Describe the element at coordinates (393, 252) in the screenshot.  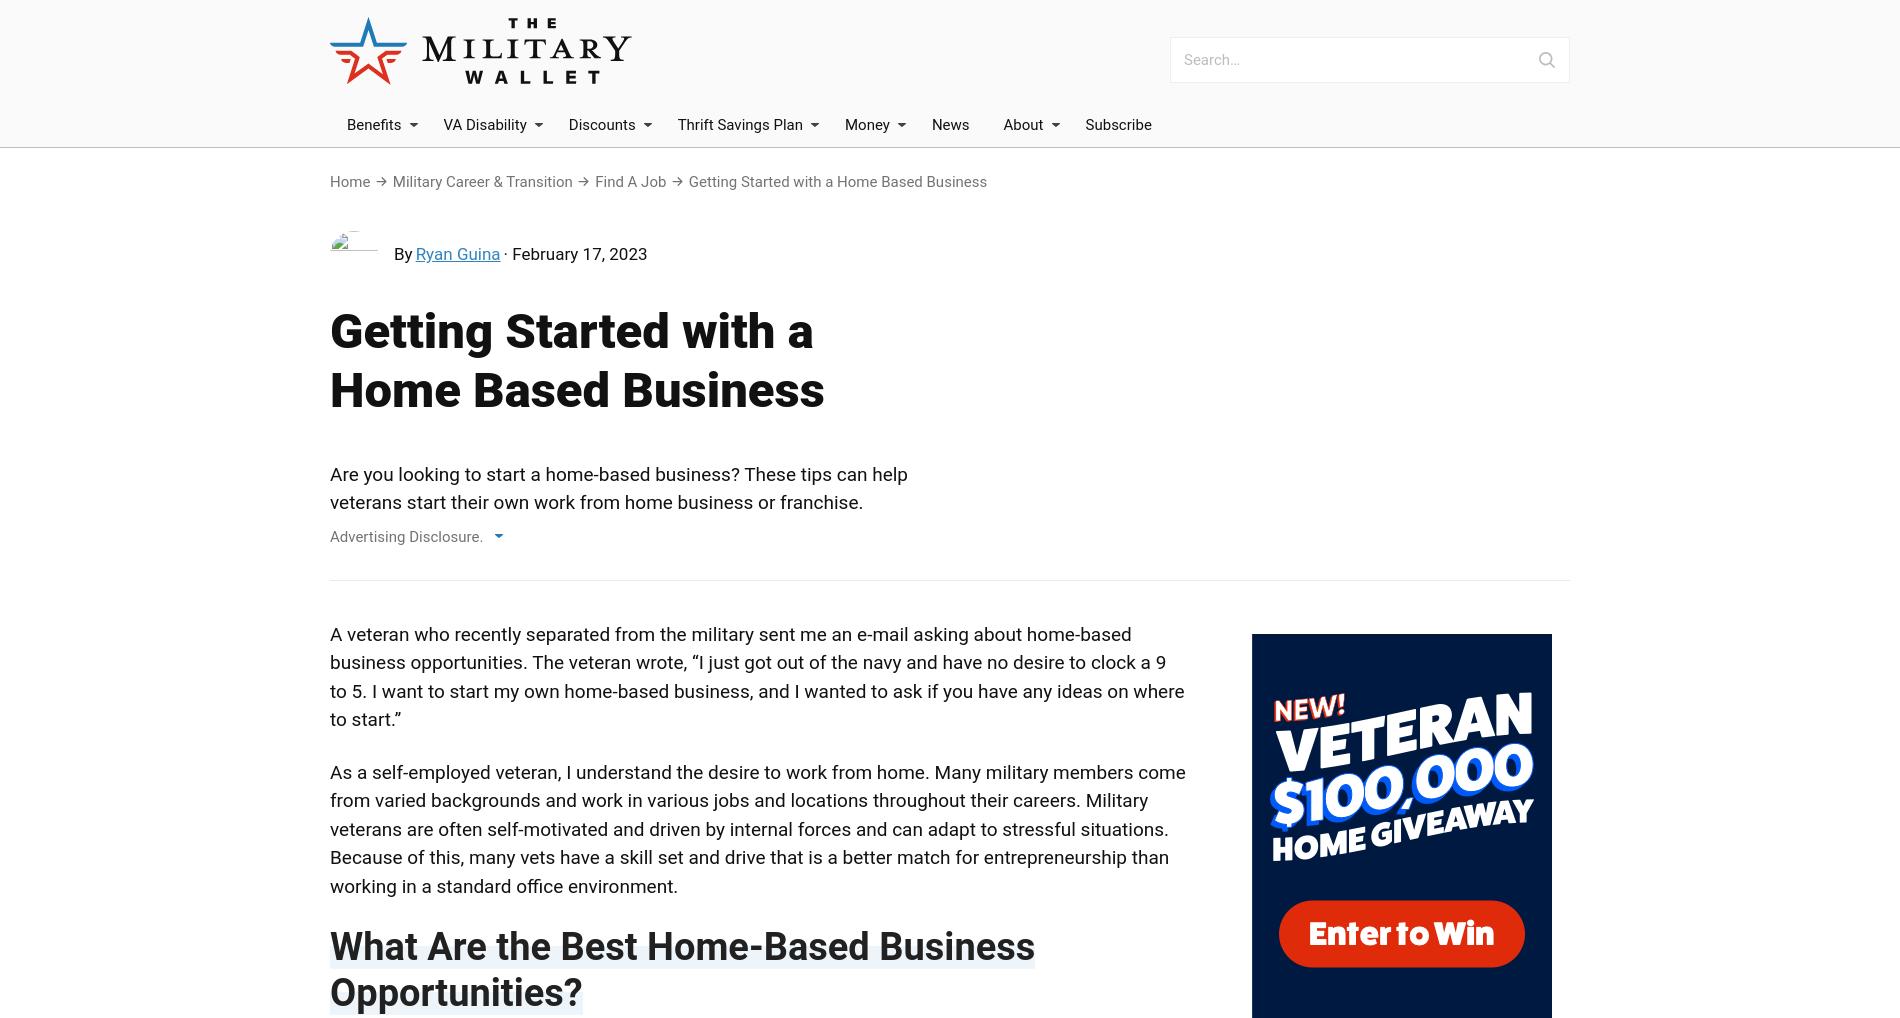
I see `'By'` at that location.